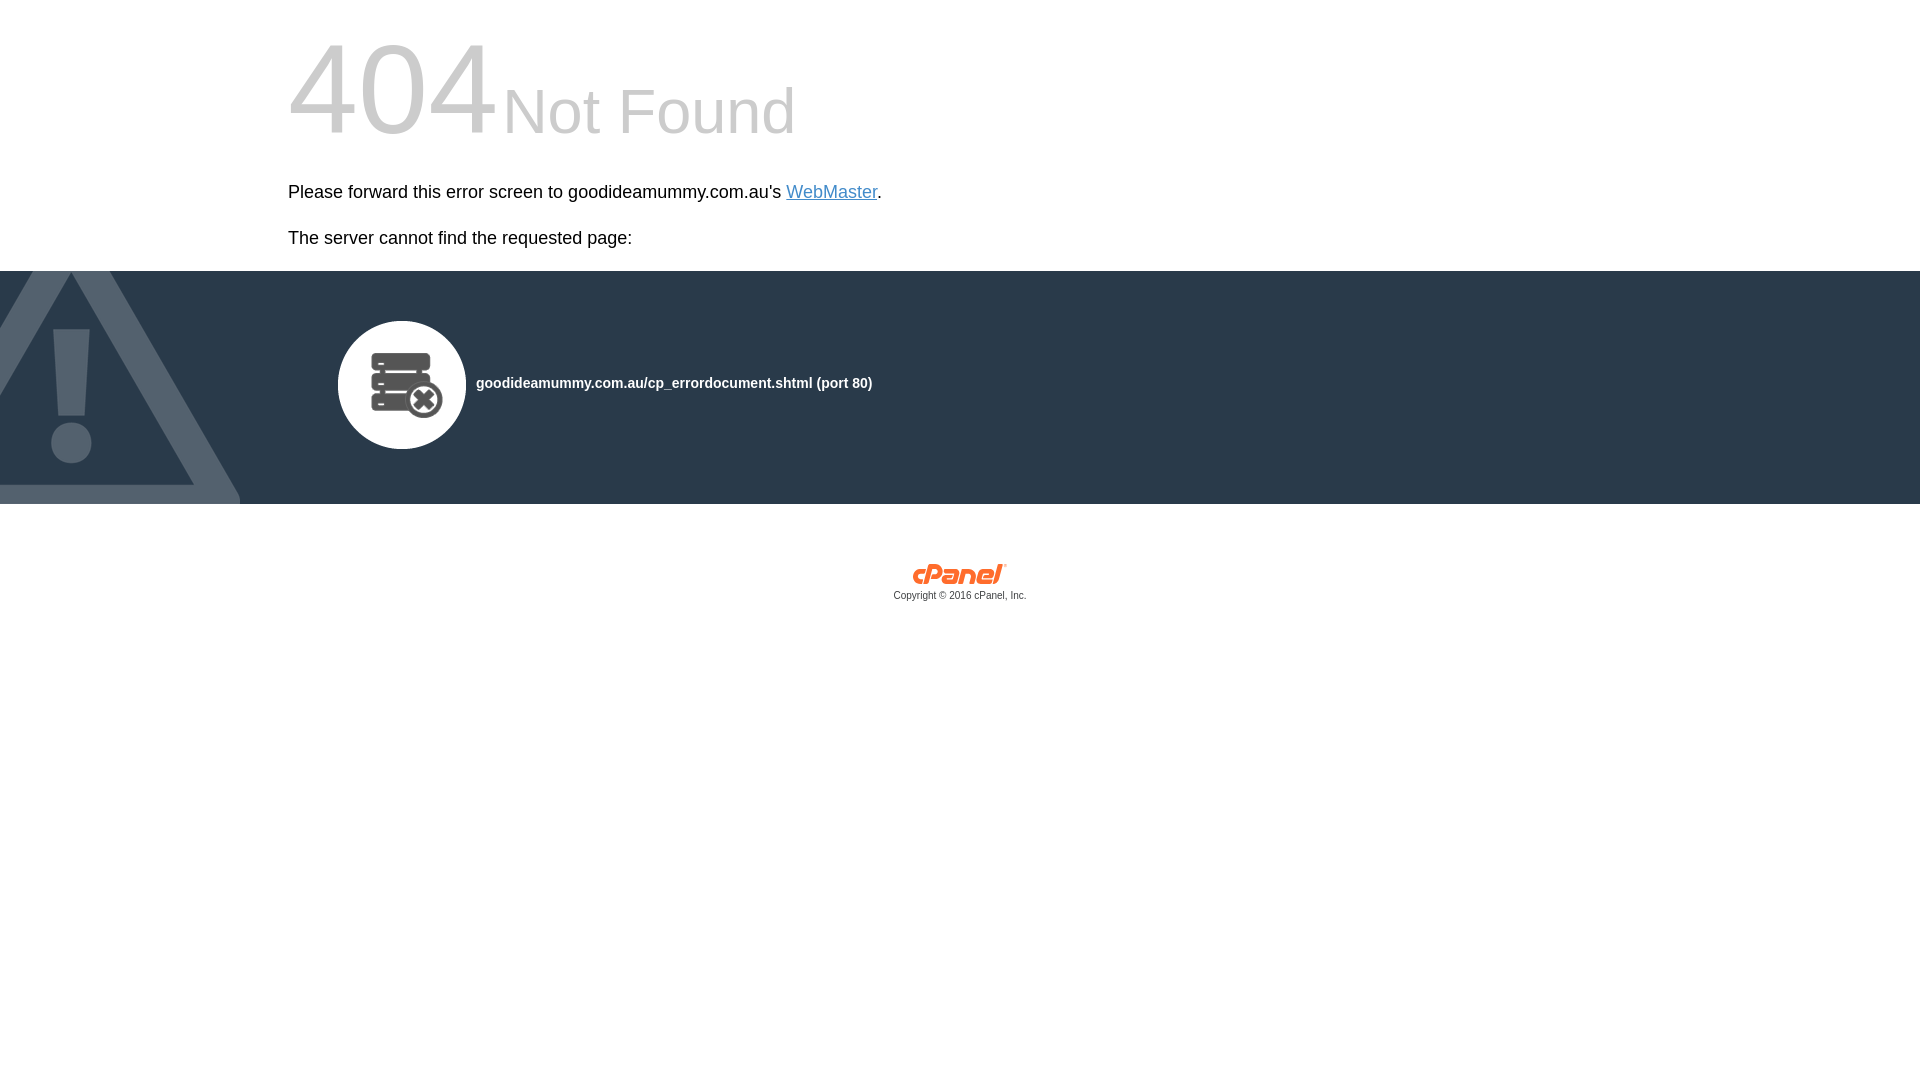 This screenshot has height=1080, width=1920. Describe the element at coordinates (785, 192) in the screenshot. I see `'WebMaster'` at that location.